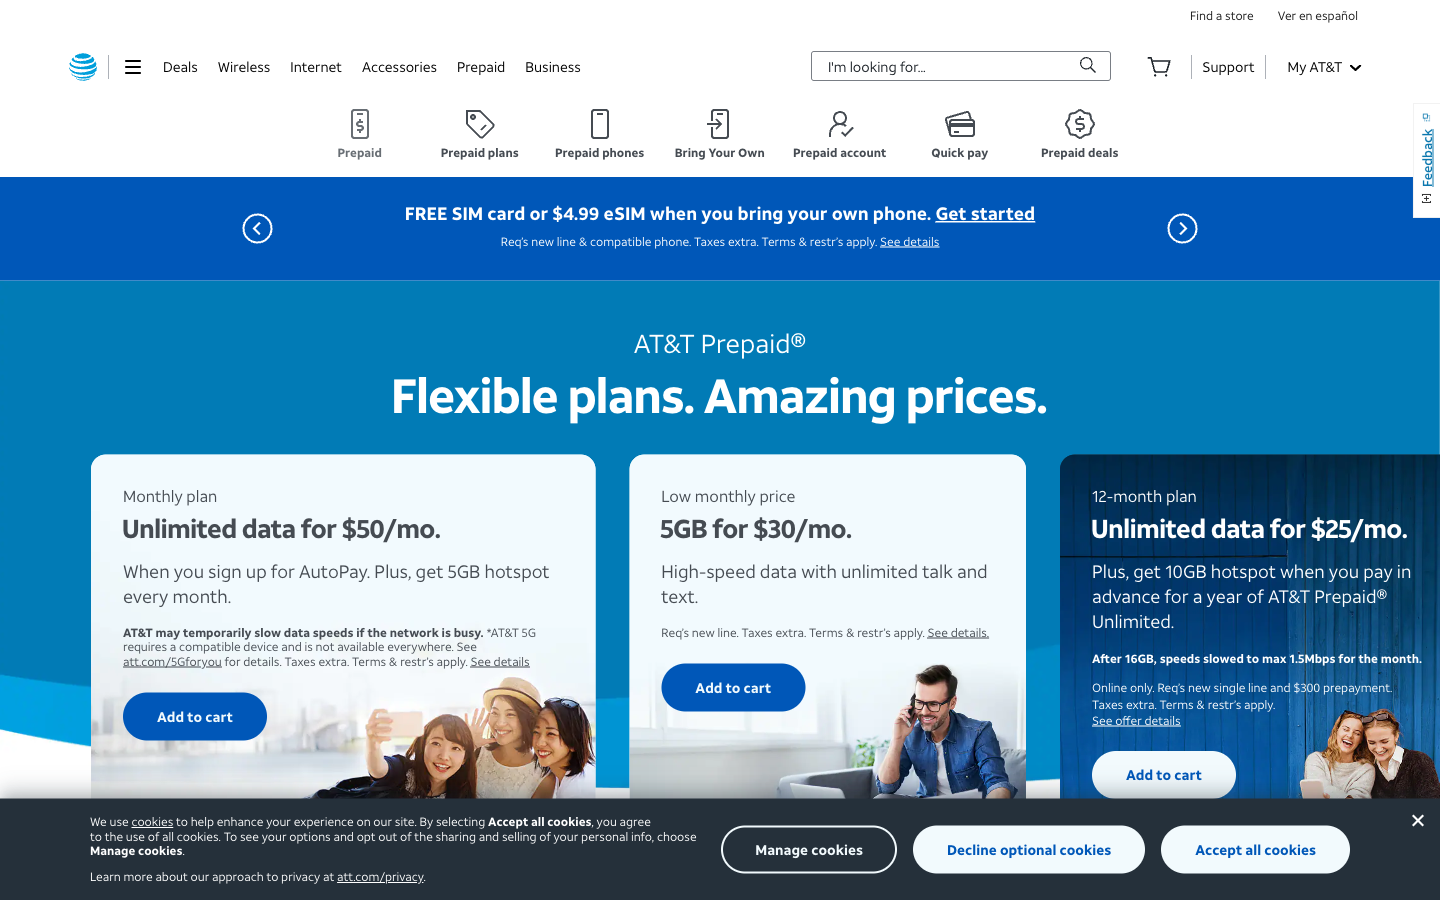 The height and width of the screenshot is (900, 1440). I want to click on the "Quick Pay" option, so click(960, 134).